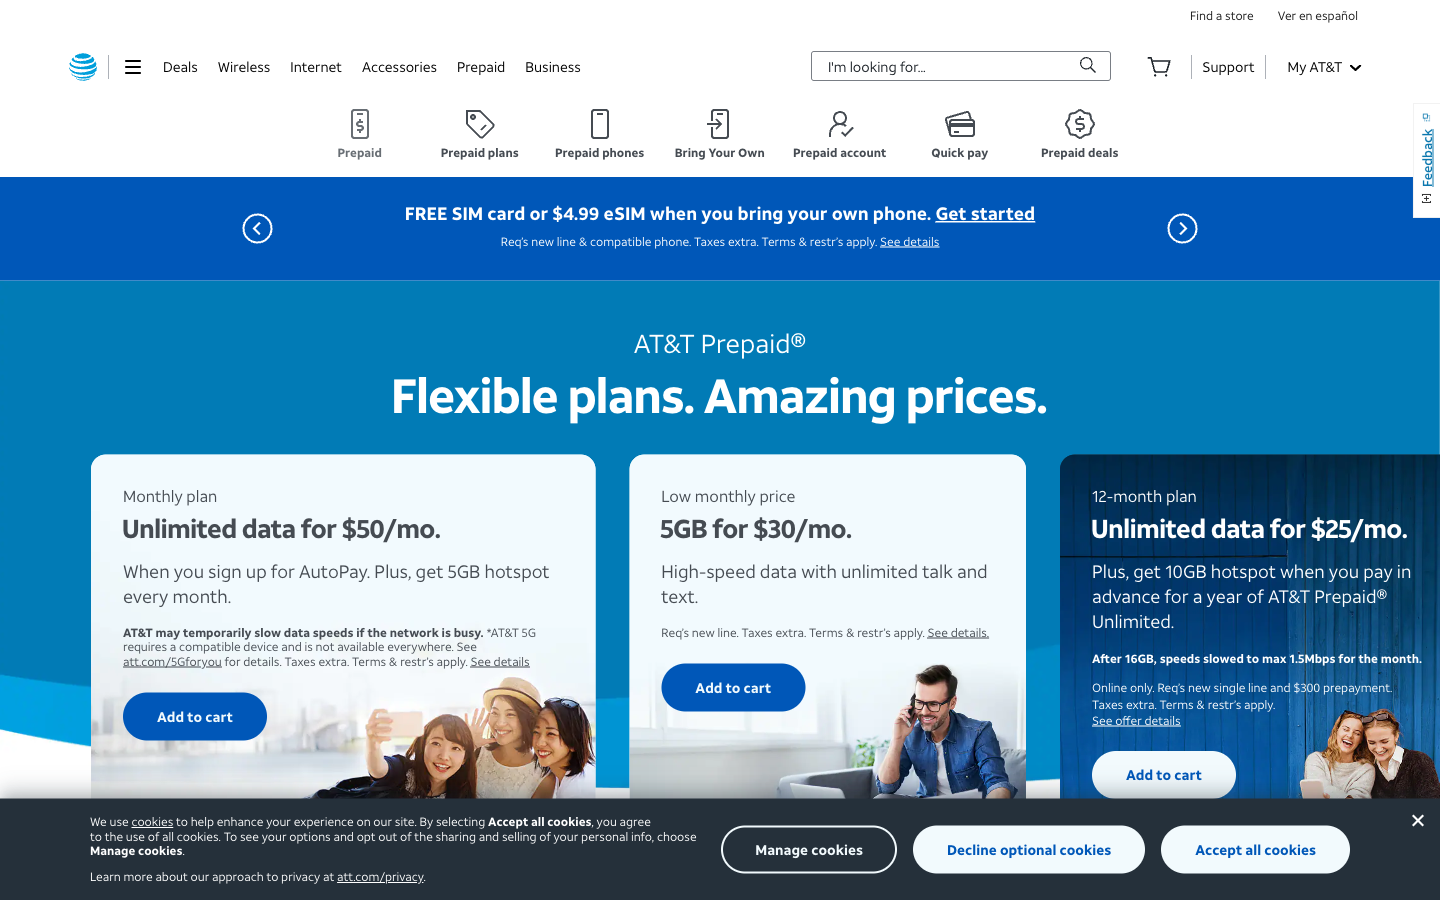 The height and width of the screenshot is (900, 1440). I want to click on the "Quick Pay" option, so click(960, 134).